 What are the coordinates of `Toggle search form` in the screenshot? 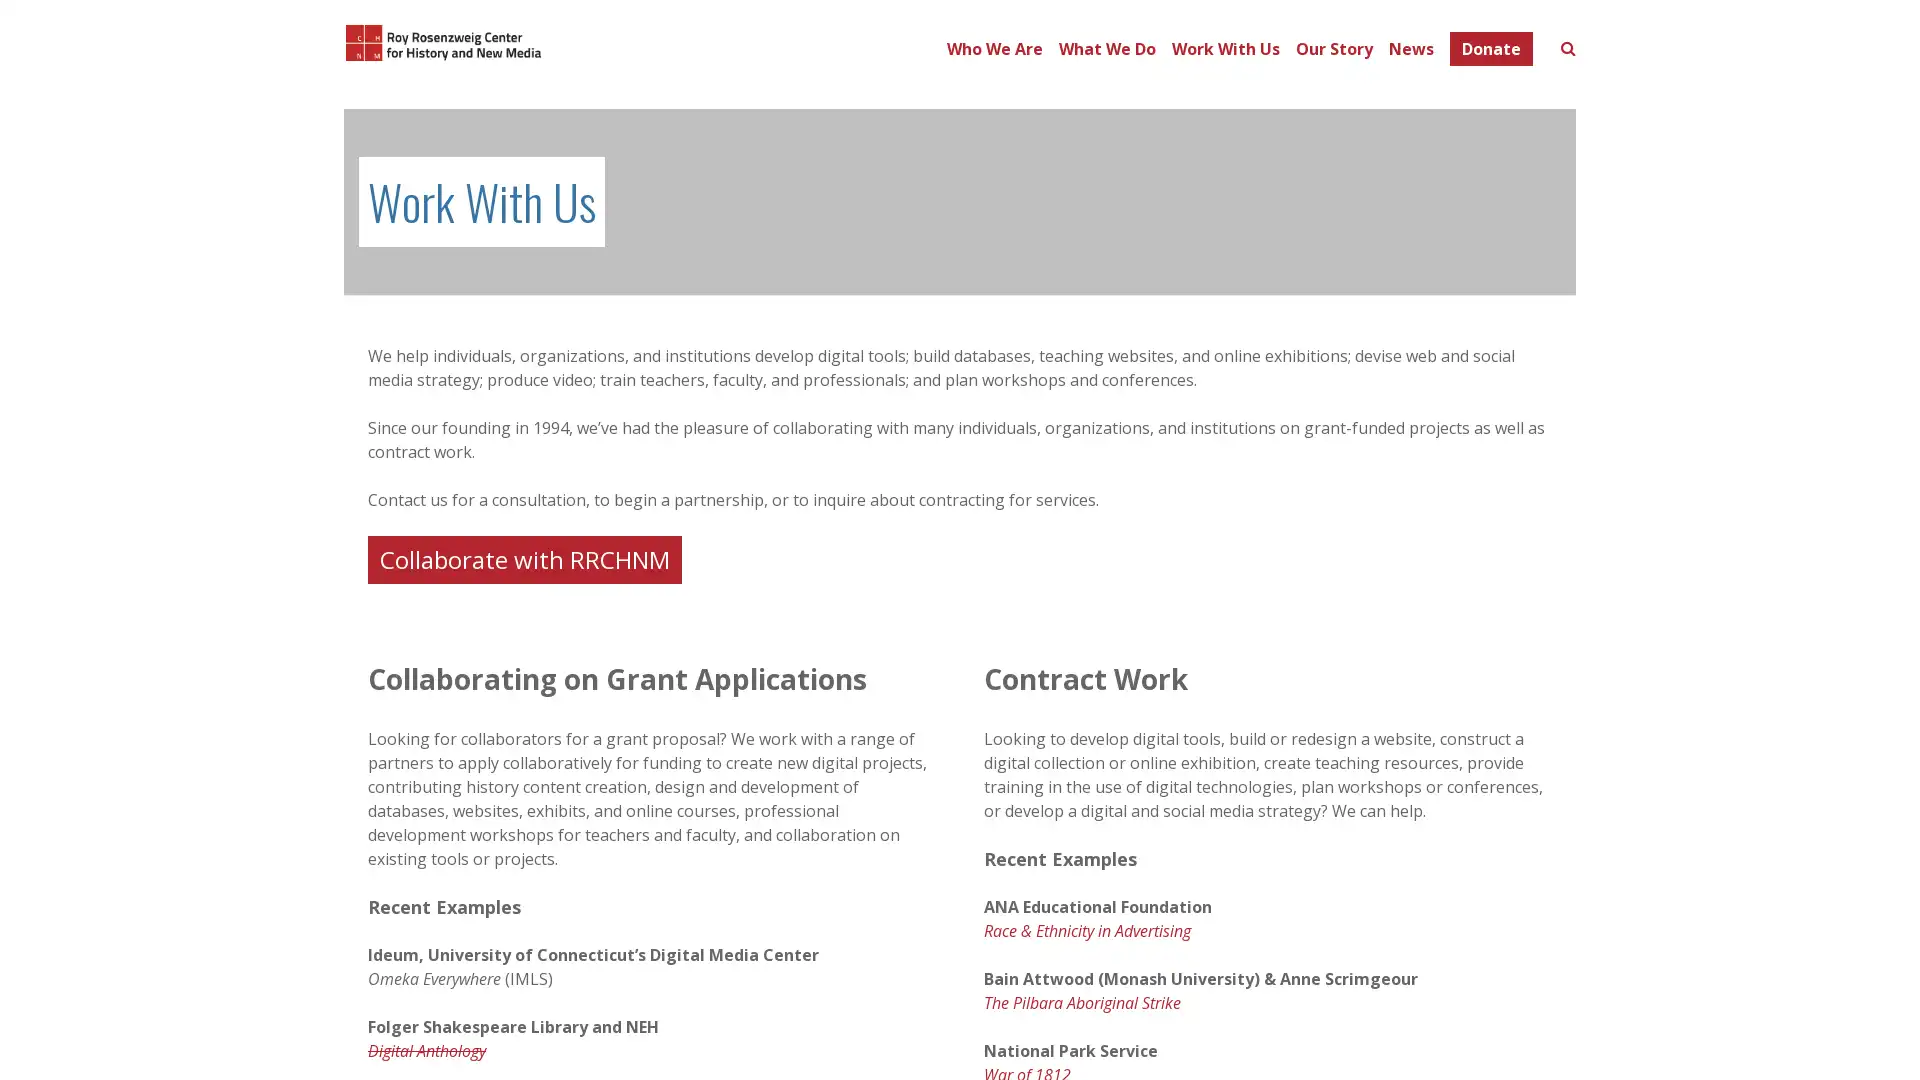 It's located at (1567, 47).